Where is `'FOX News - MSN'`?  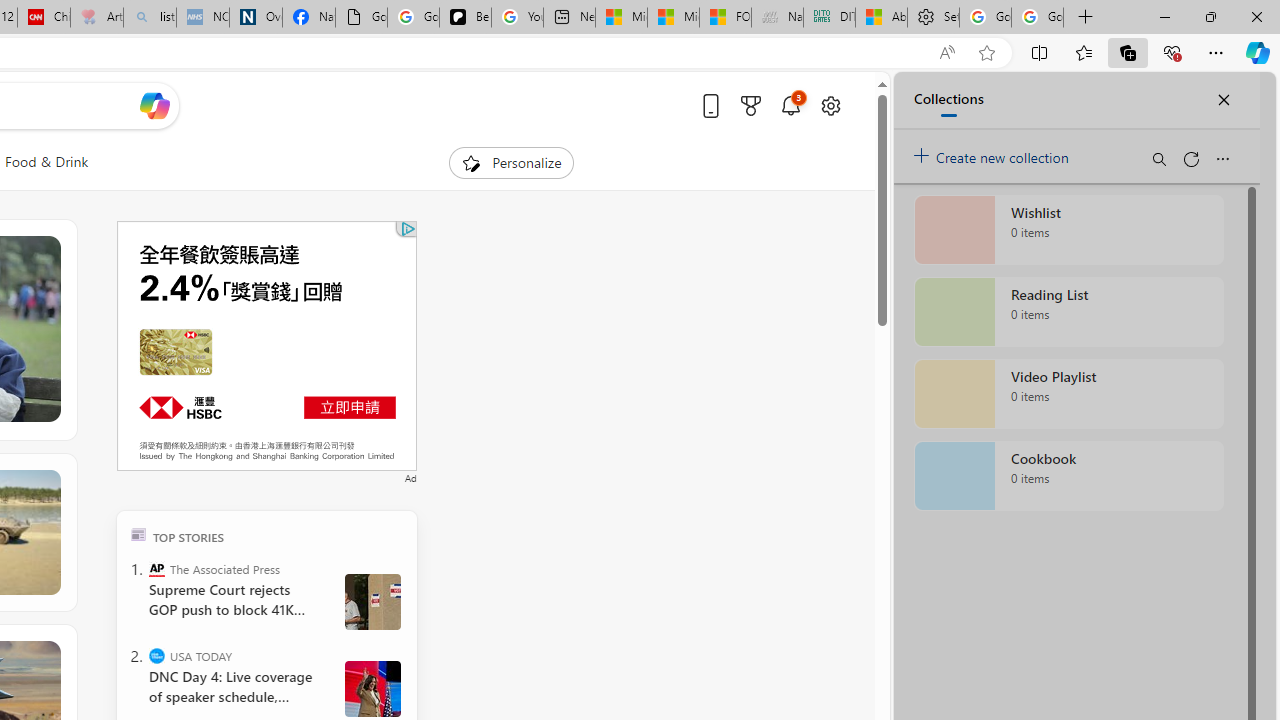 'FOX News - MSN' is located at coordinates (724, 17).